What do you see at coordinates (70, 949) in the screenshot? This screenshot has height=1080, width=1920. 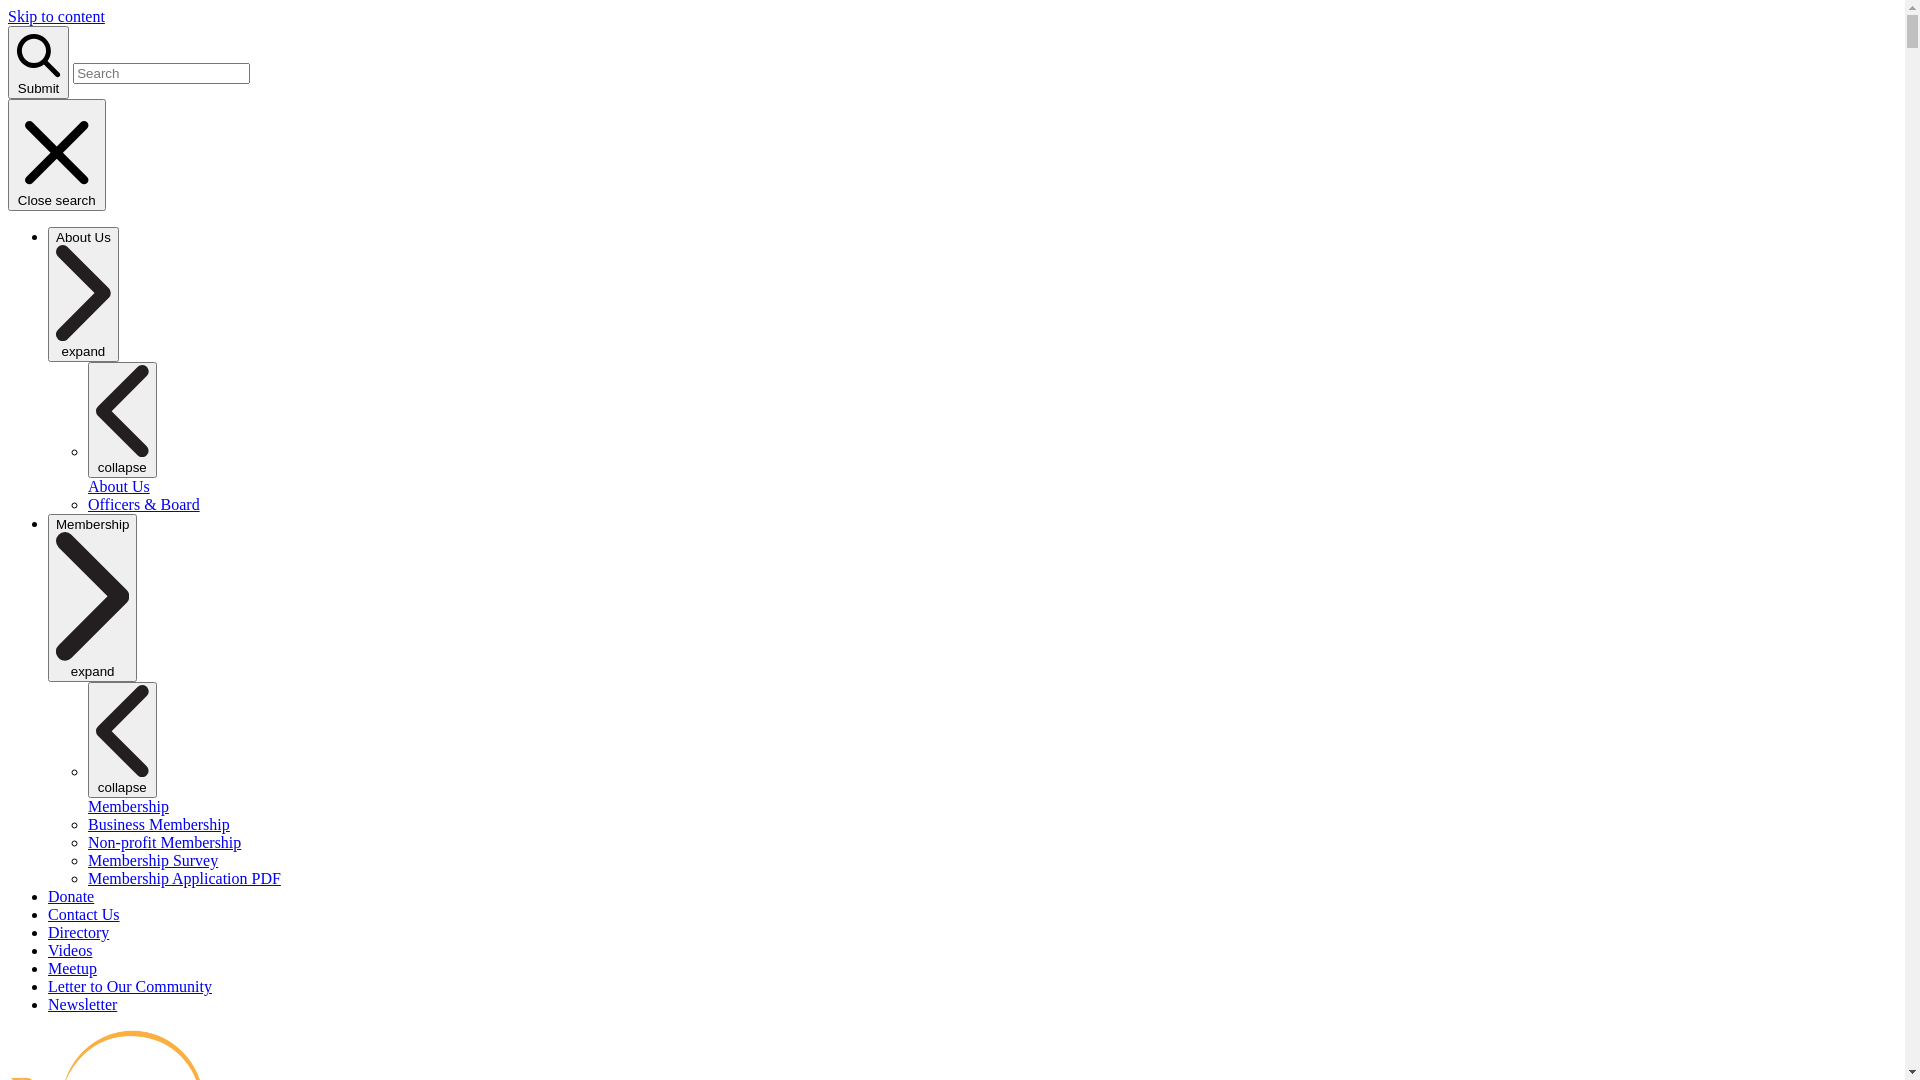 I see `'Videos'` at bounding box center [70, 949].